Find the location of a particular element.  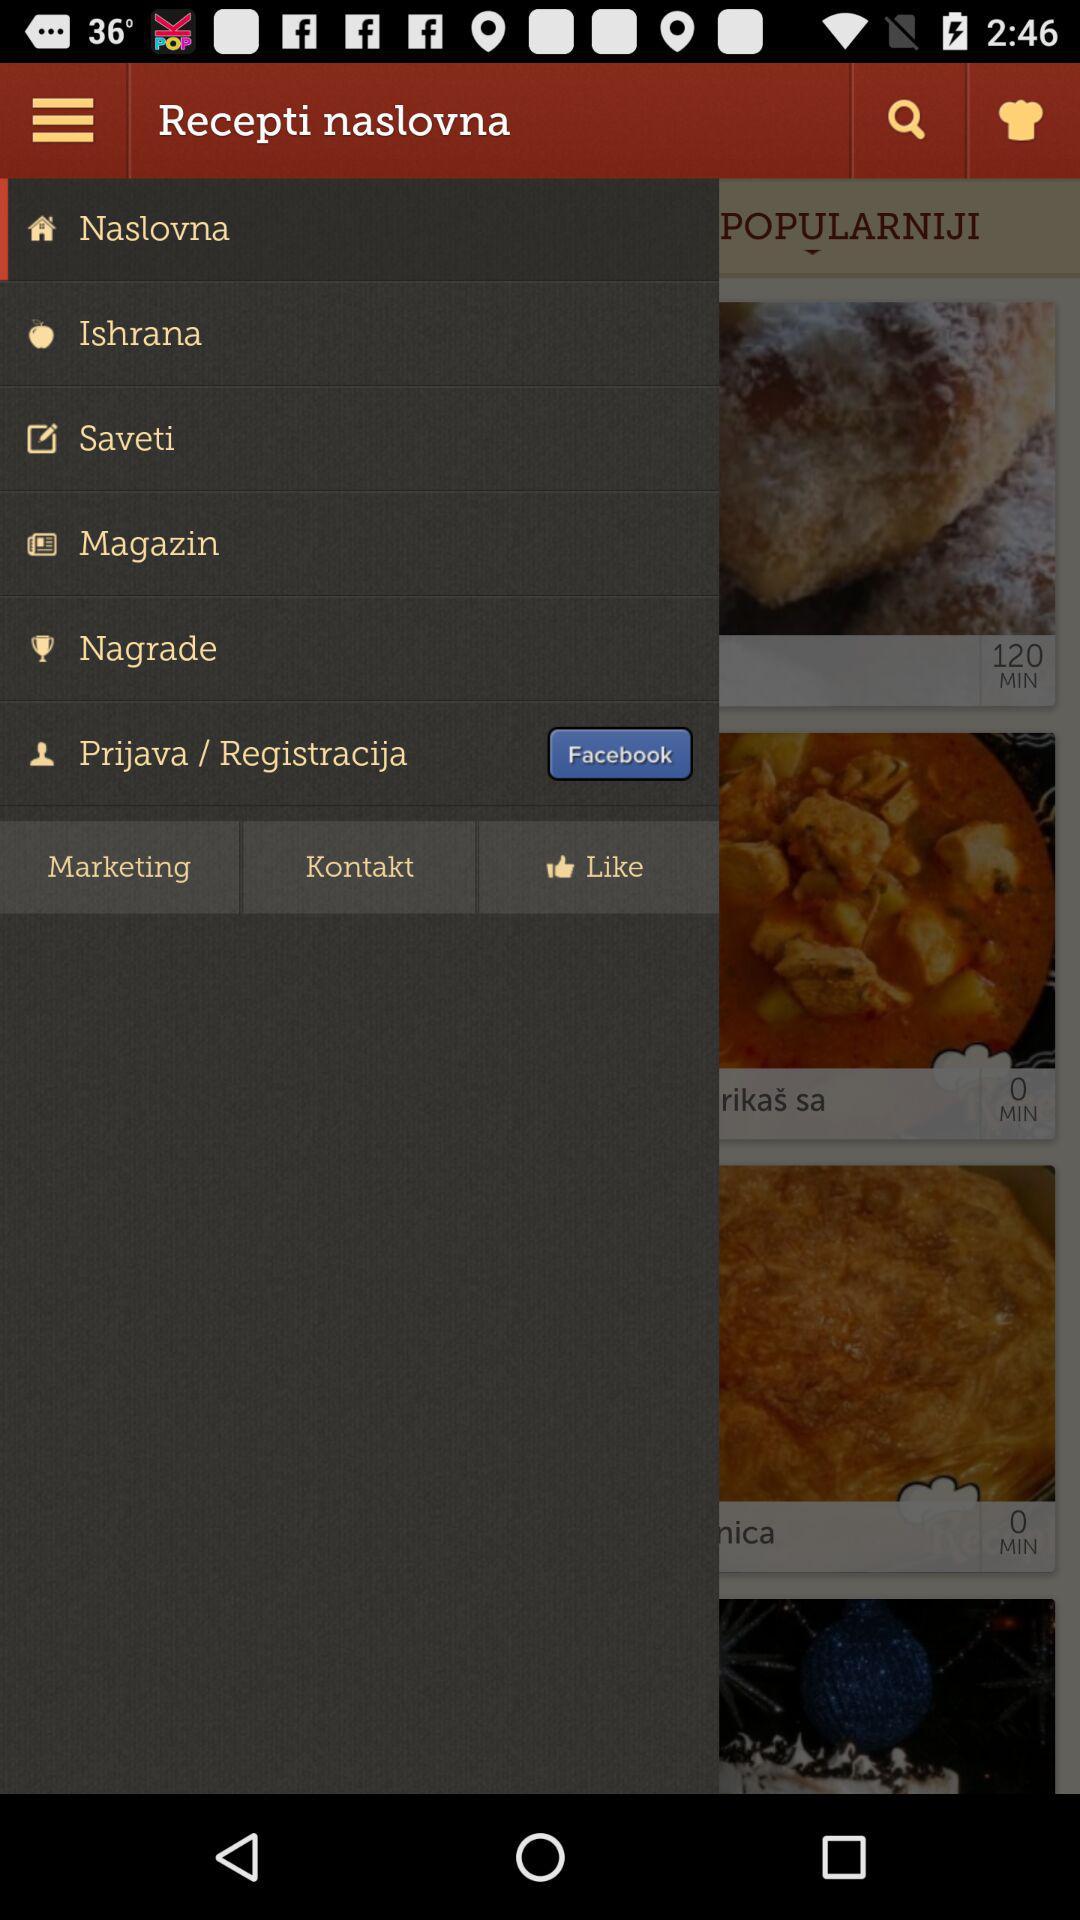

like button is located at coordinates (540, 986).